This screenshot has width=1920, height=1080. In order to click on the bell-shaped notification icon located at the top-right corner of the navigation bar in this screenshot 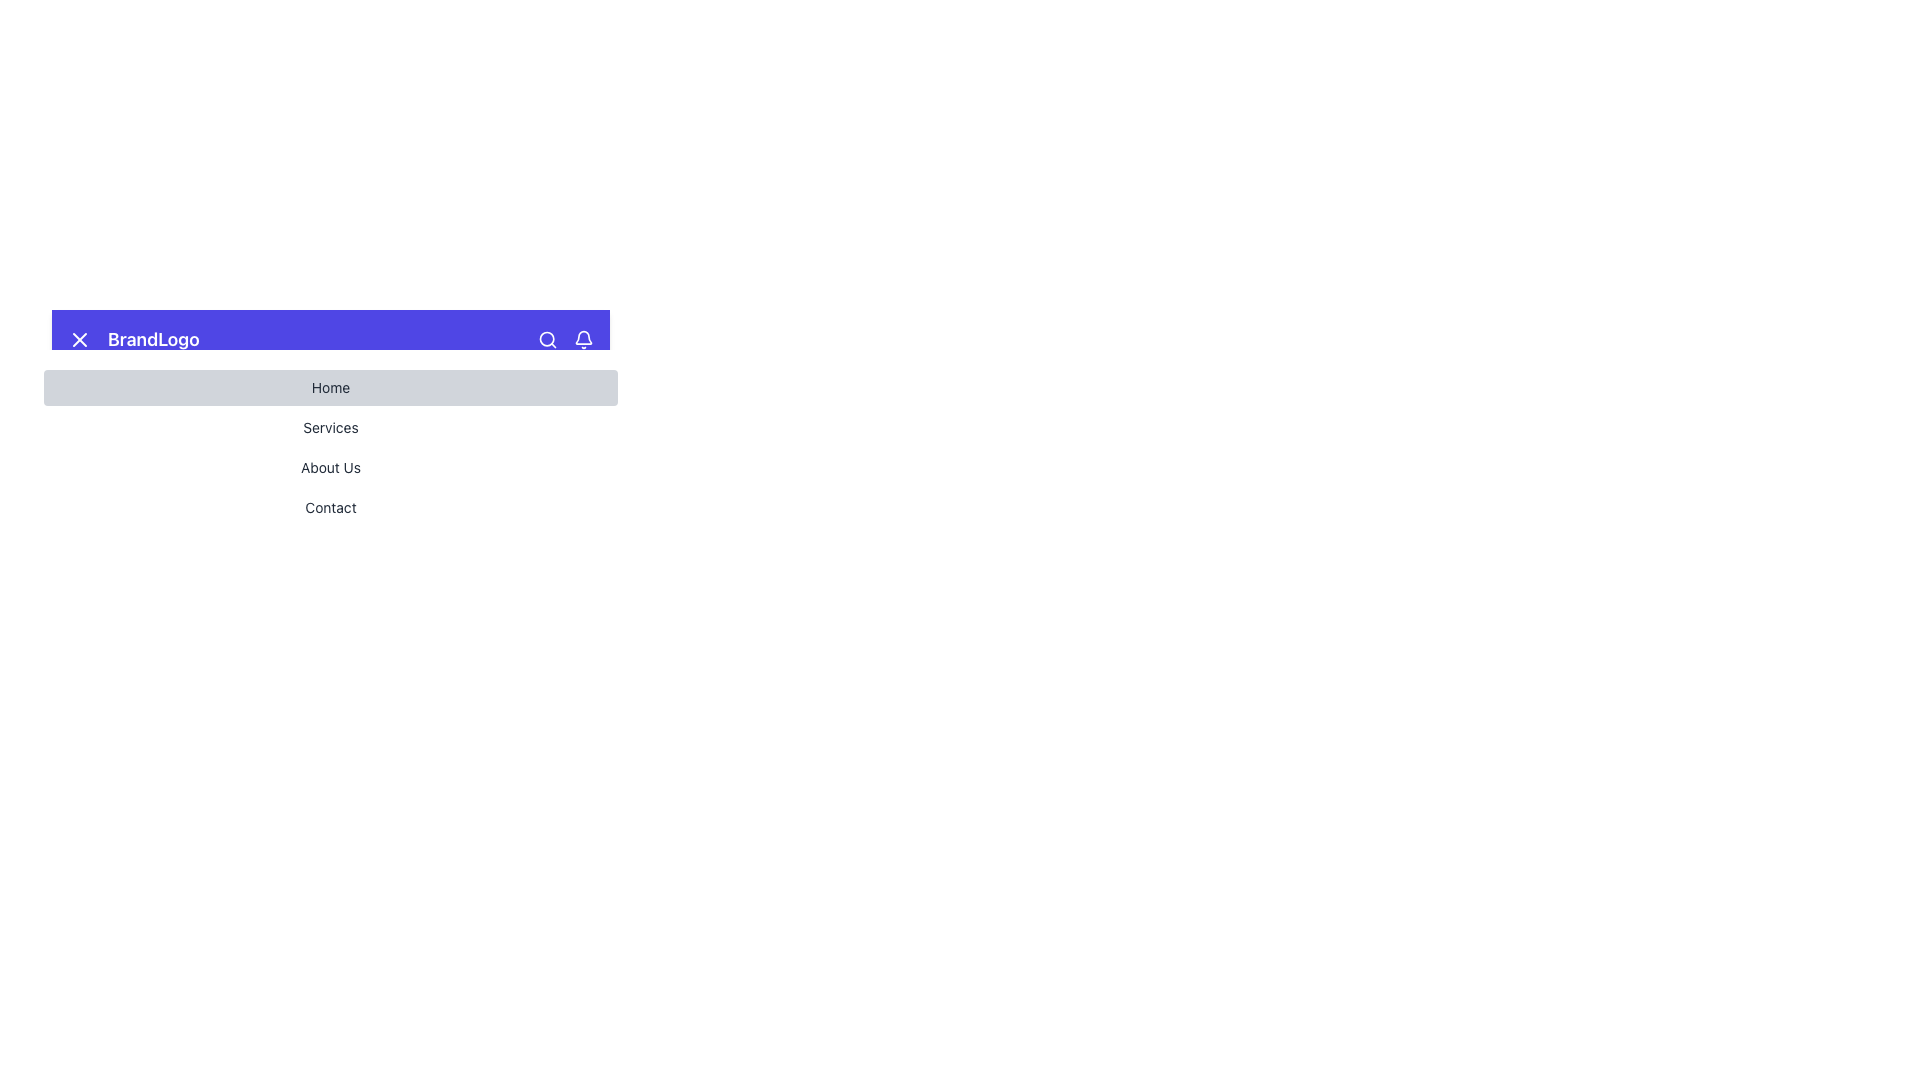, I will do `click(583, 338)`.